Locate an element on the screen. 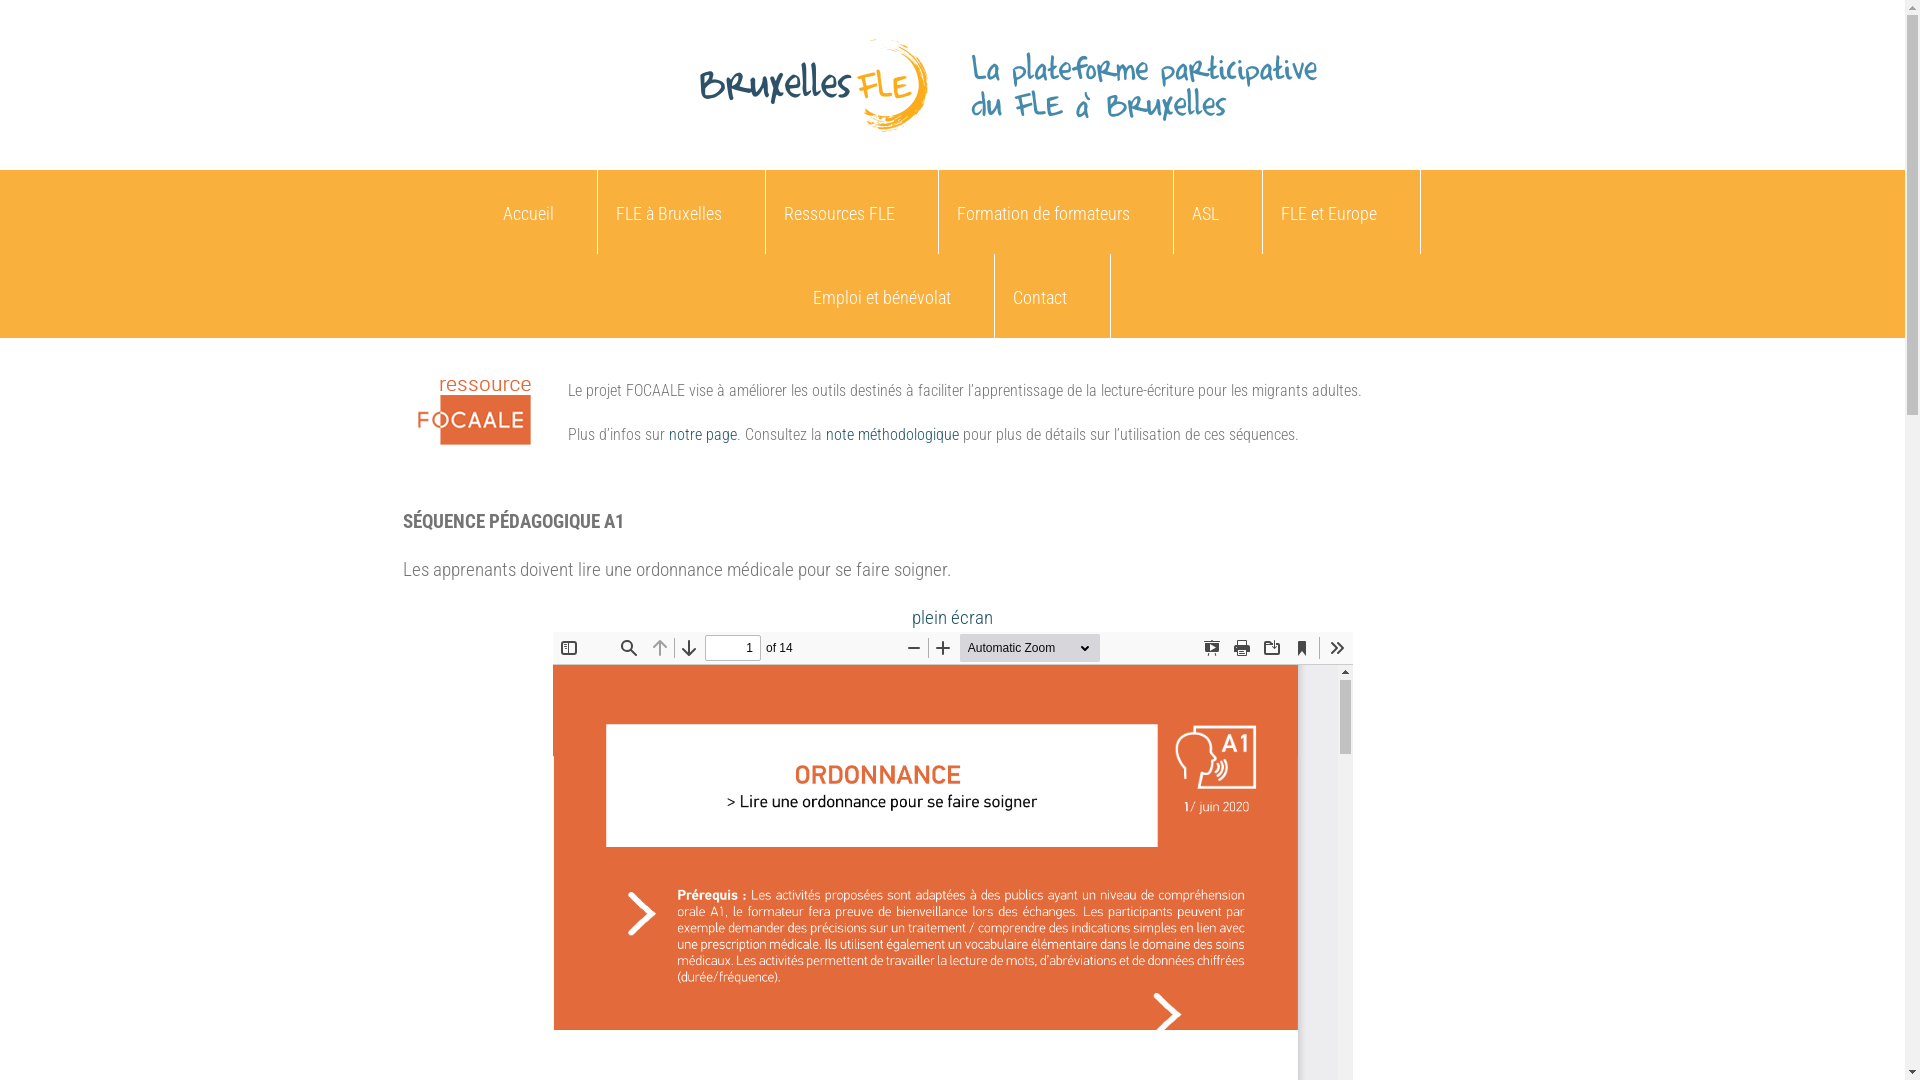 Image resolution: width=1920 pixels, height=1080 pixels. 'notre page' is located at coordinates (701, 433).